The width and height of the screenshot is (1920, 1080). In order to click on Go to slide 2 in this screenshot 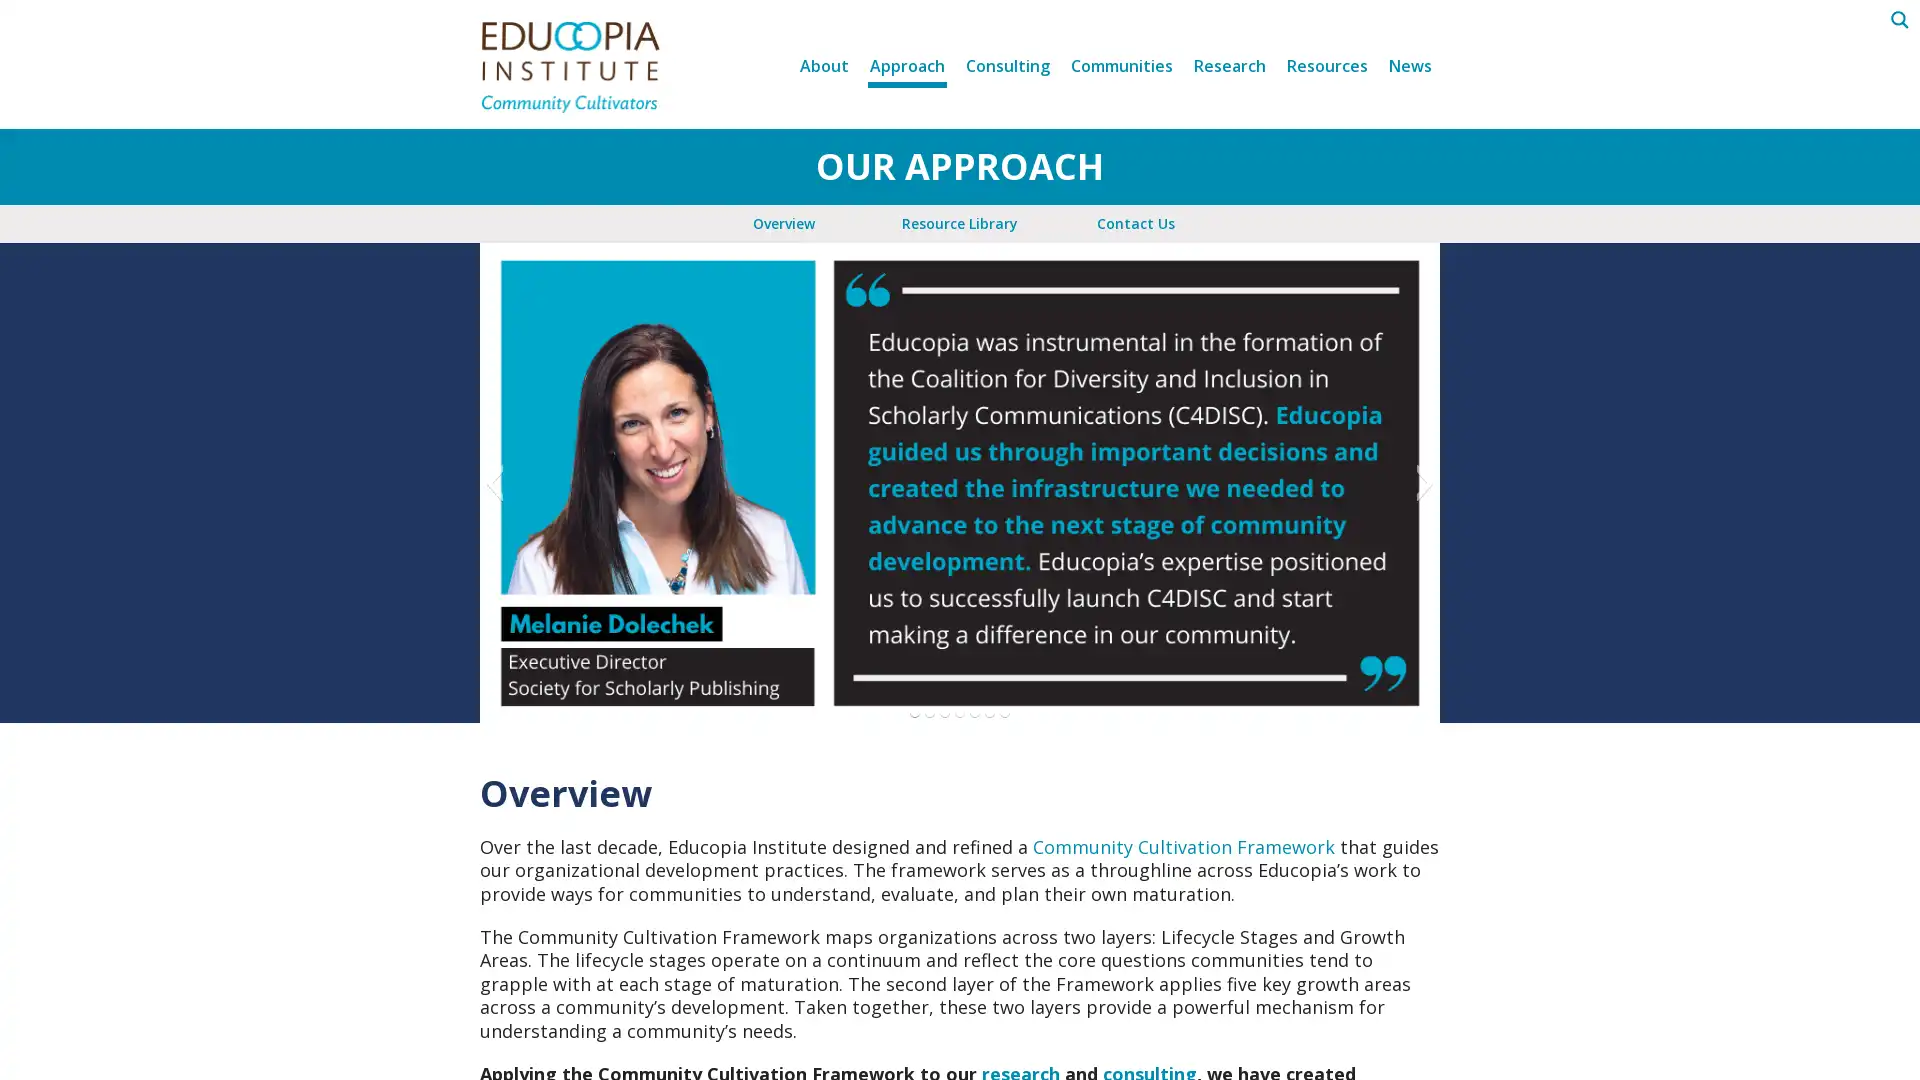, I will do `click(928, 711)`.